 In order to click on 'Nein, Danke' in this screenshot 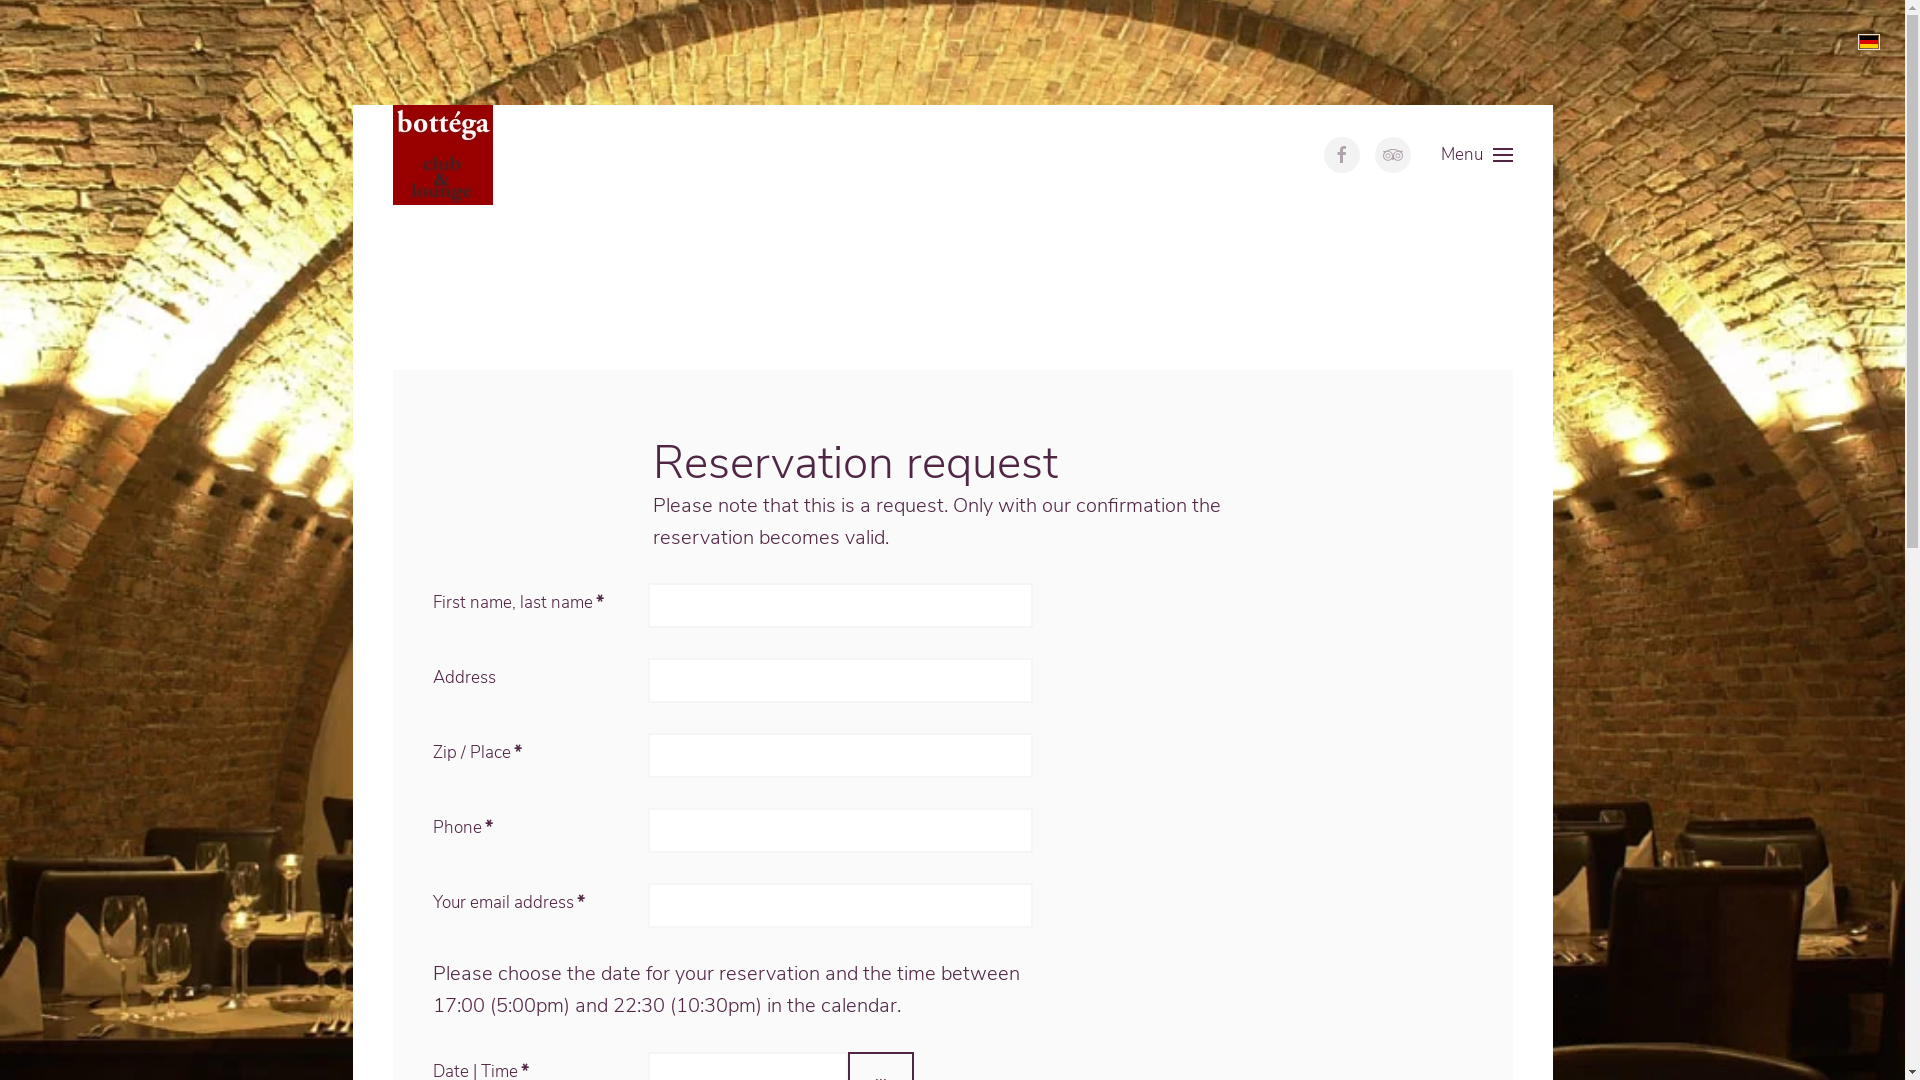, I will do `click(1618, 51)`.